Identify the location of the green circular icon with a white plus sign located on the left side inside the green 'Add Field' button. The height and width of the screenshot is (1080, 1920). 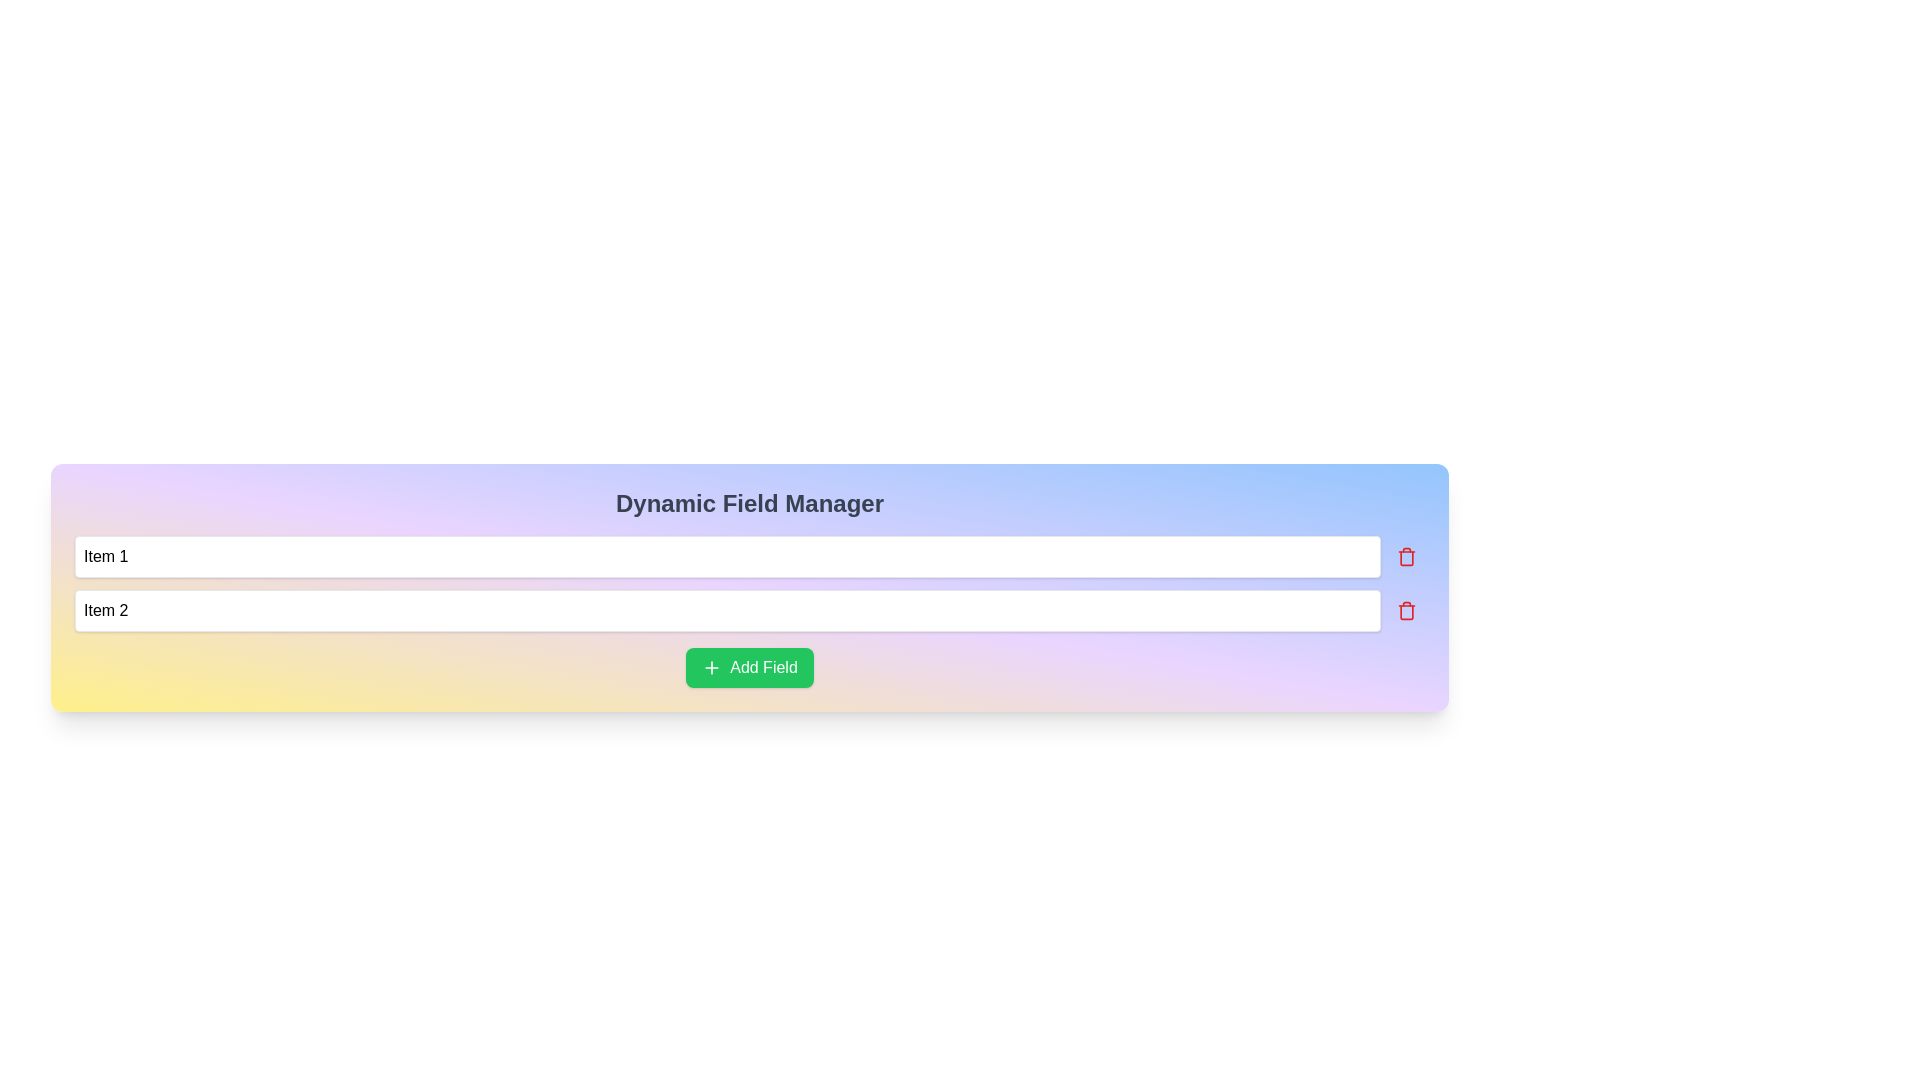
(712, 667).